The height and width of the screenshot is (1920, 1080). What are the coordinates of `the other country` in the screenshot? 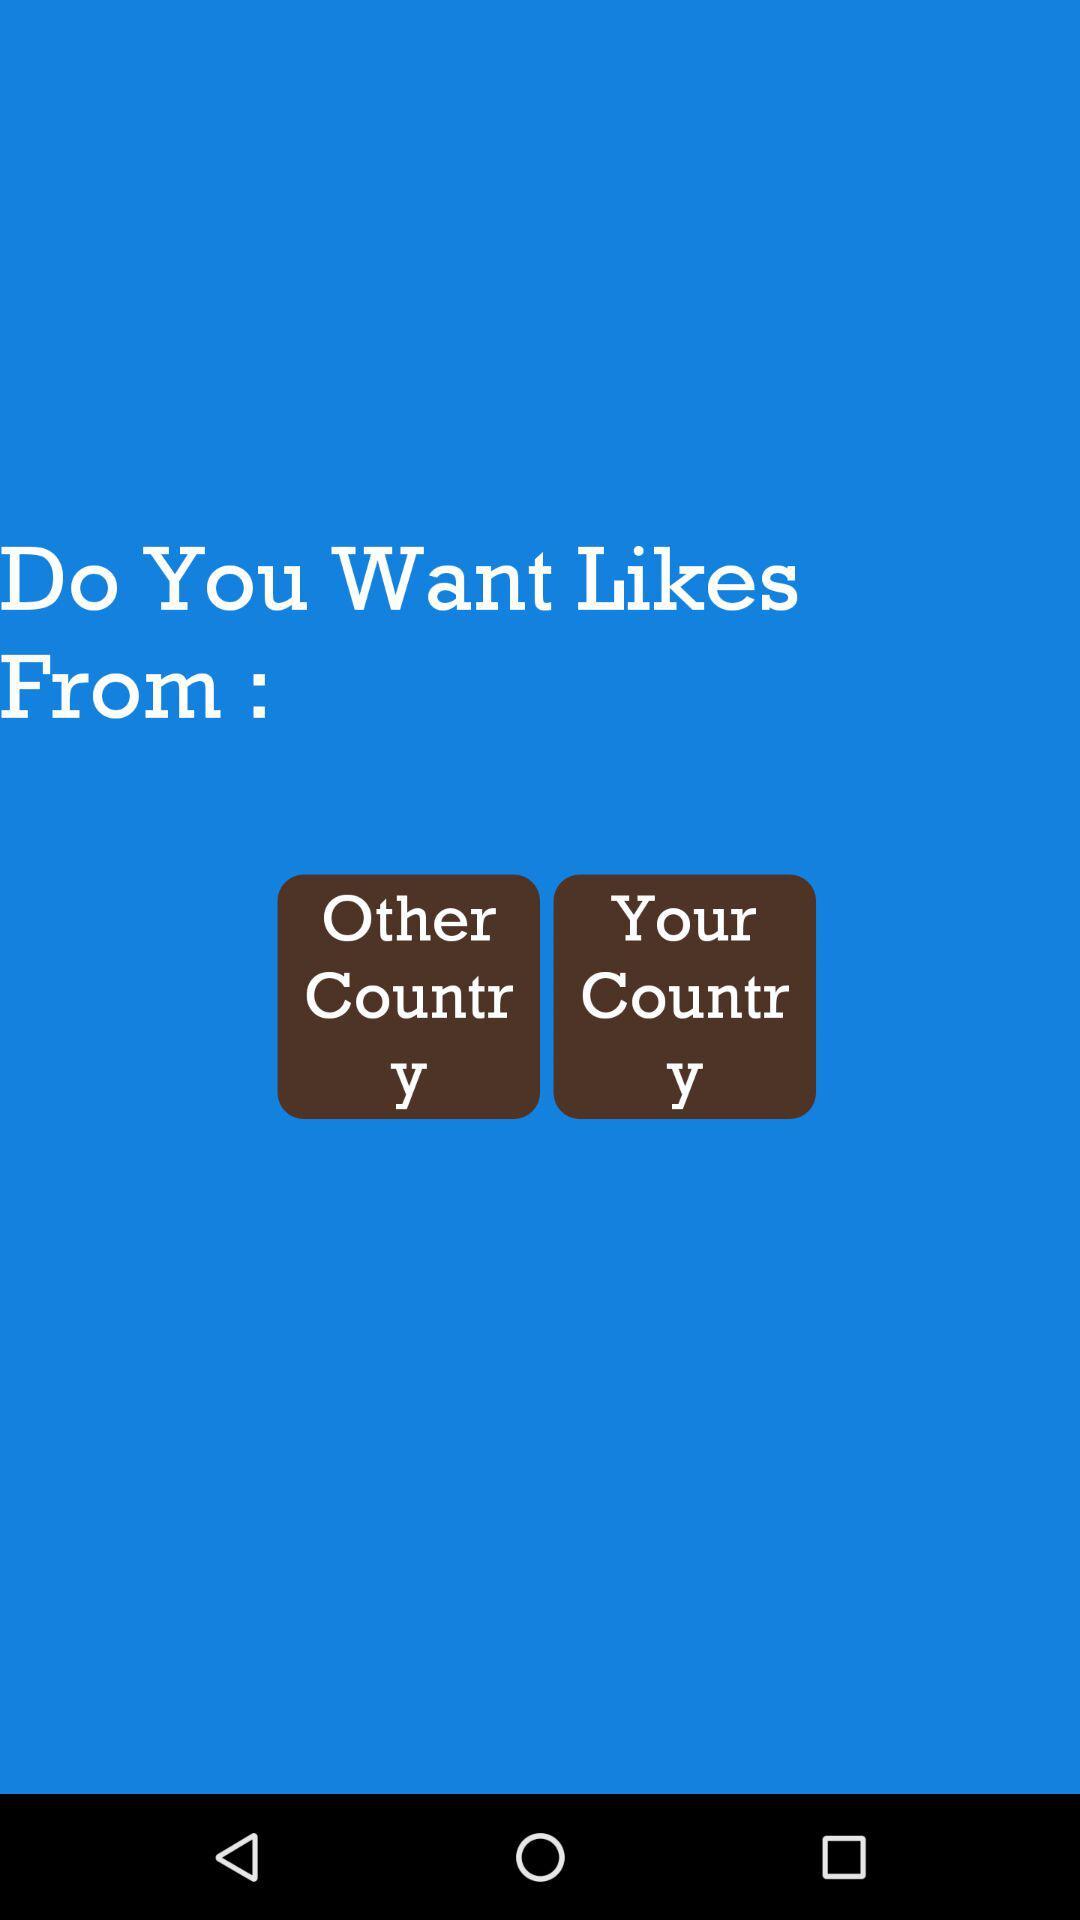 It's located at (407, 996).